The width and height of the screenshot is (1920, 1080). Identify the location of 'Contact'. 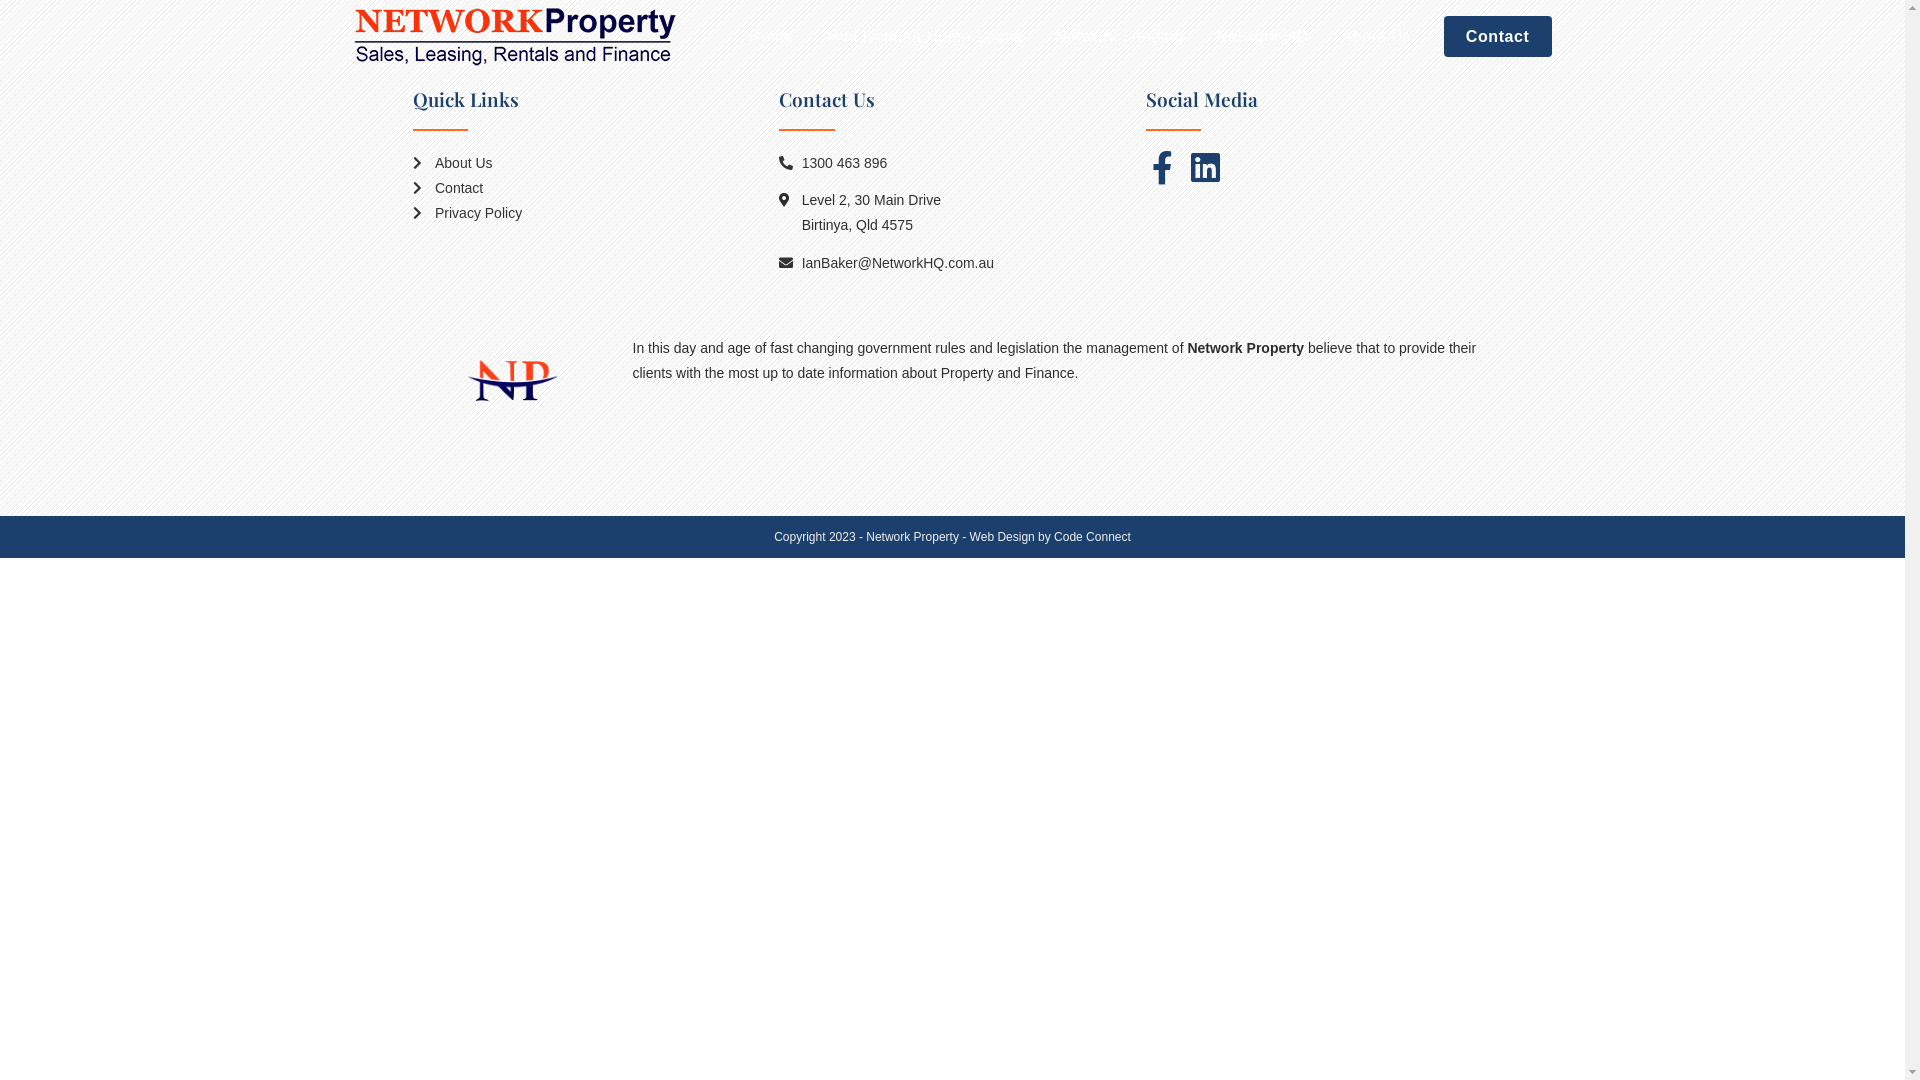
(1497, 37).